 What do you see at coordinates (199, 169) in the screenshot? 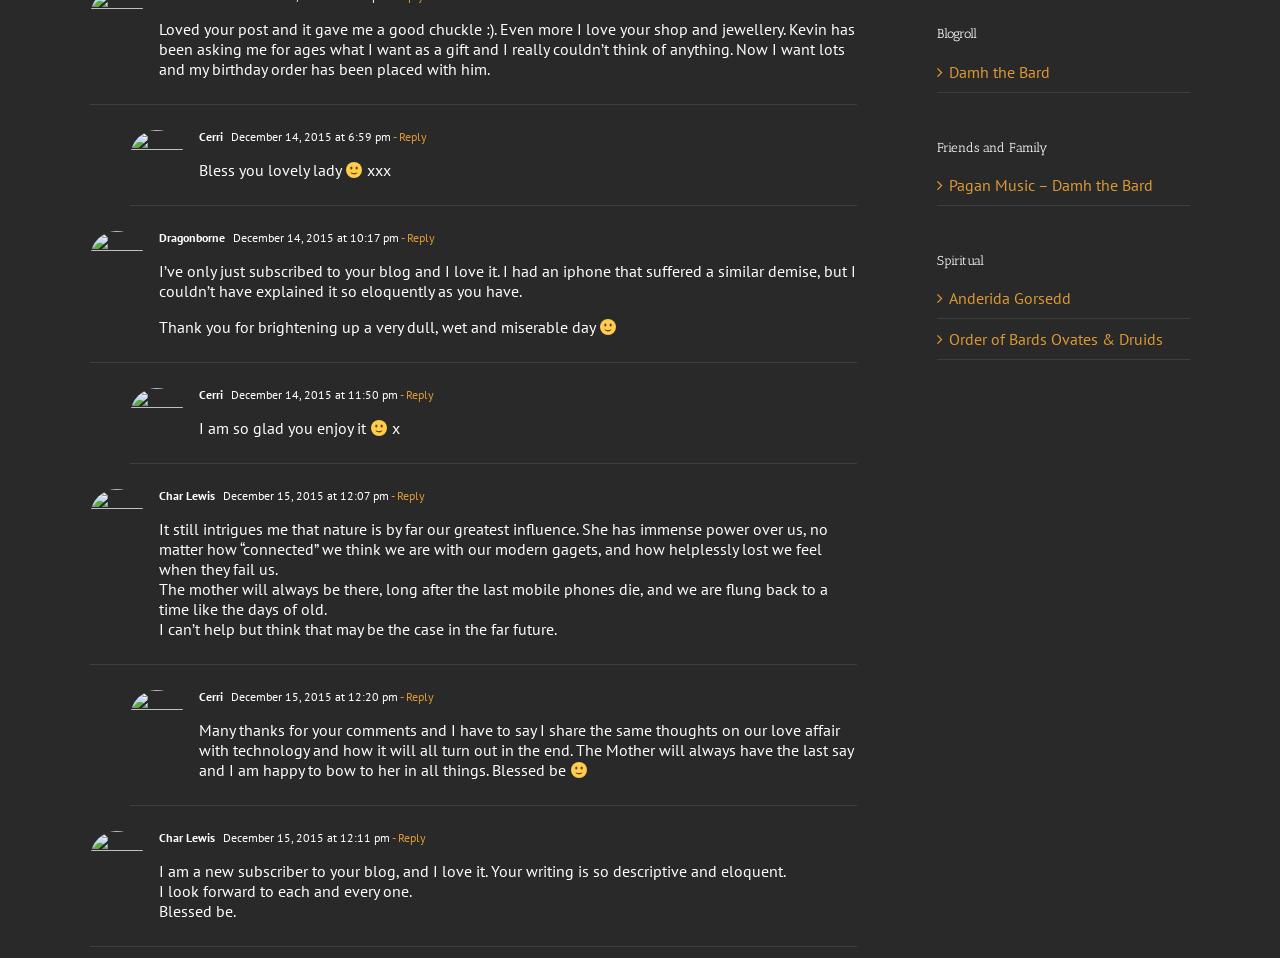
I see `'Bless you lovely lady'` at bounding box center [199, 169].